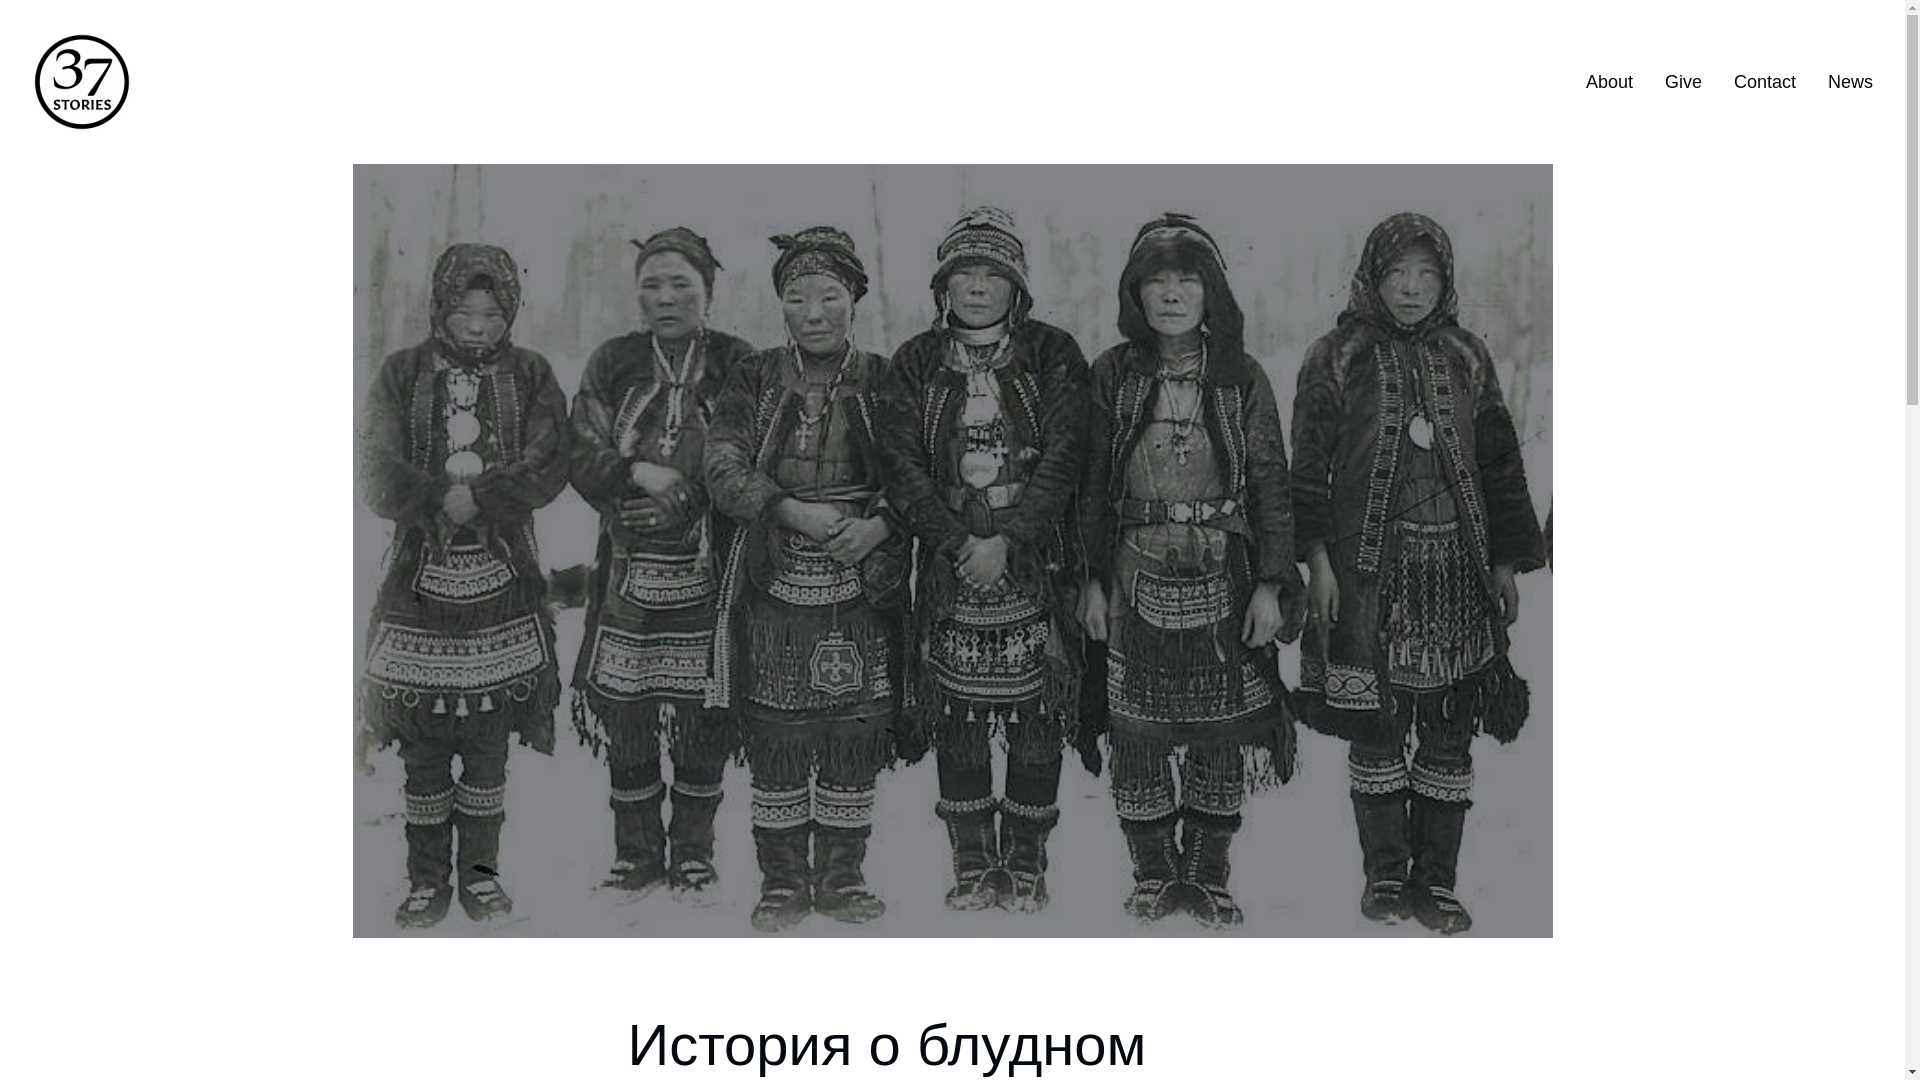  What do you see at coordinates (1609, 81) in the screenshot?
I see `'About'` at bounding box center [1609, 81].